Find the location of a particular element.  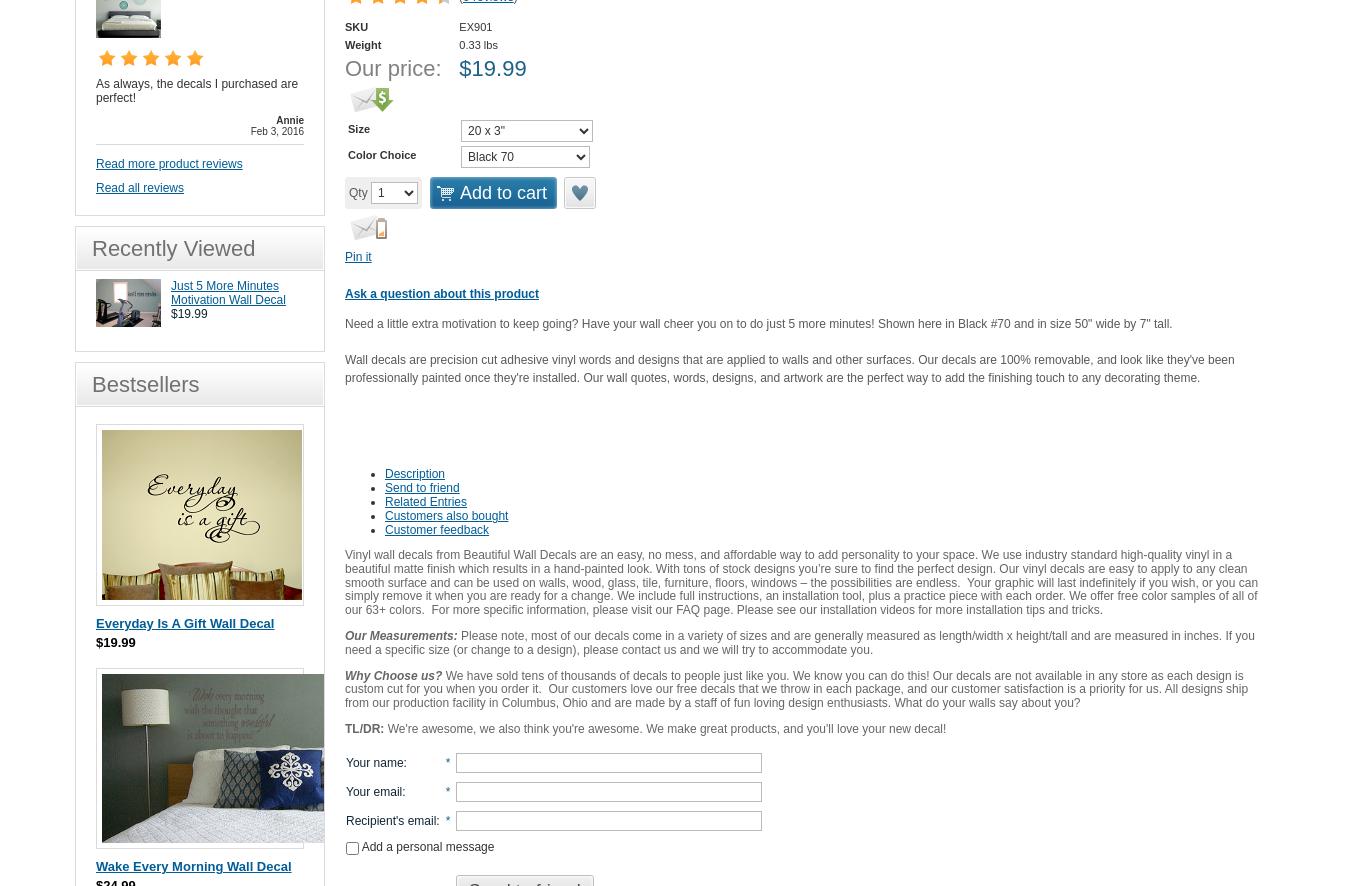

'0.33' is located at coordinates (468, 44).